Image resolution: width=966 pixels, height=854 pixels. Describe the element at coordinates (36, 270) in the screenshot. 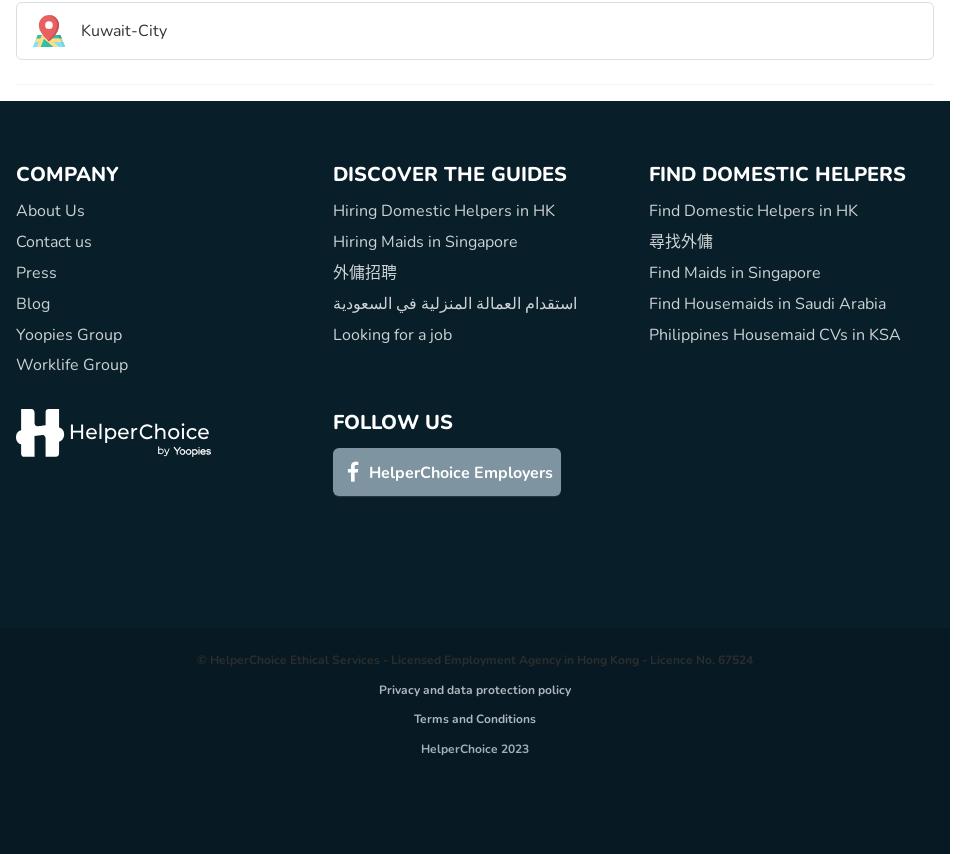

I see `'Press'` at that location.